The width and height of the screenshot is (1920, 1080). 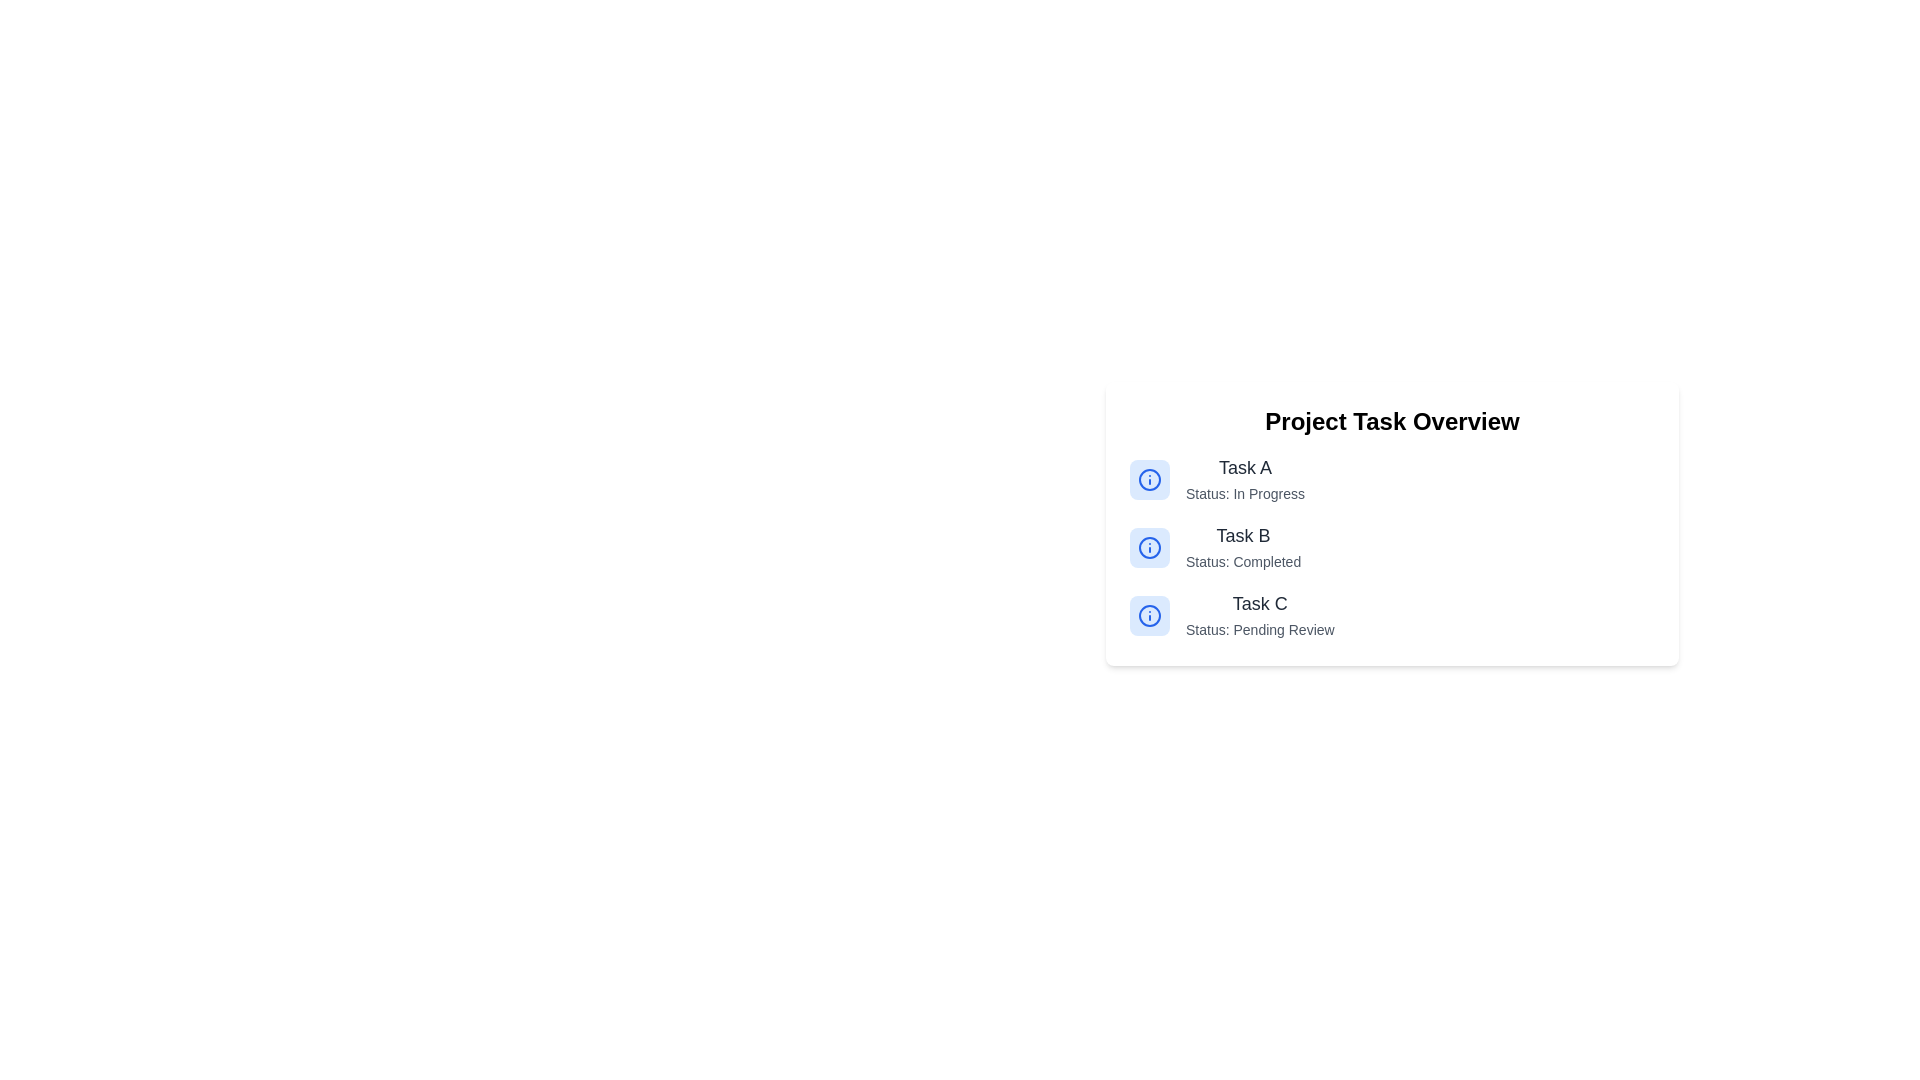 What do you see at coordinates (1150, 547) in the screenshot?
I see `the circular light blue information icon located to the left of 'Task B' in the second row` at bounding box center [1150, 547].